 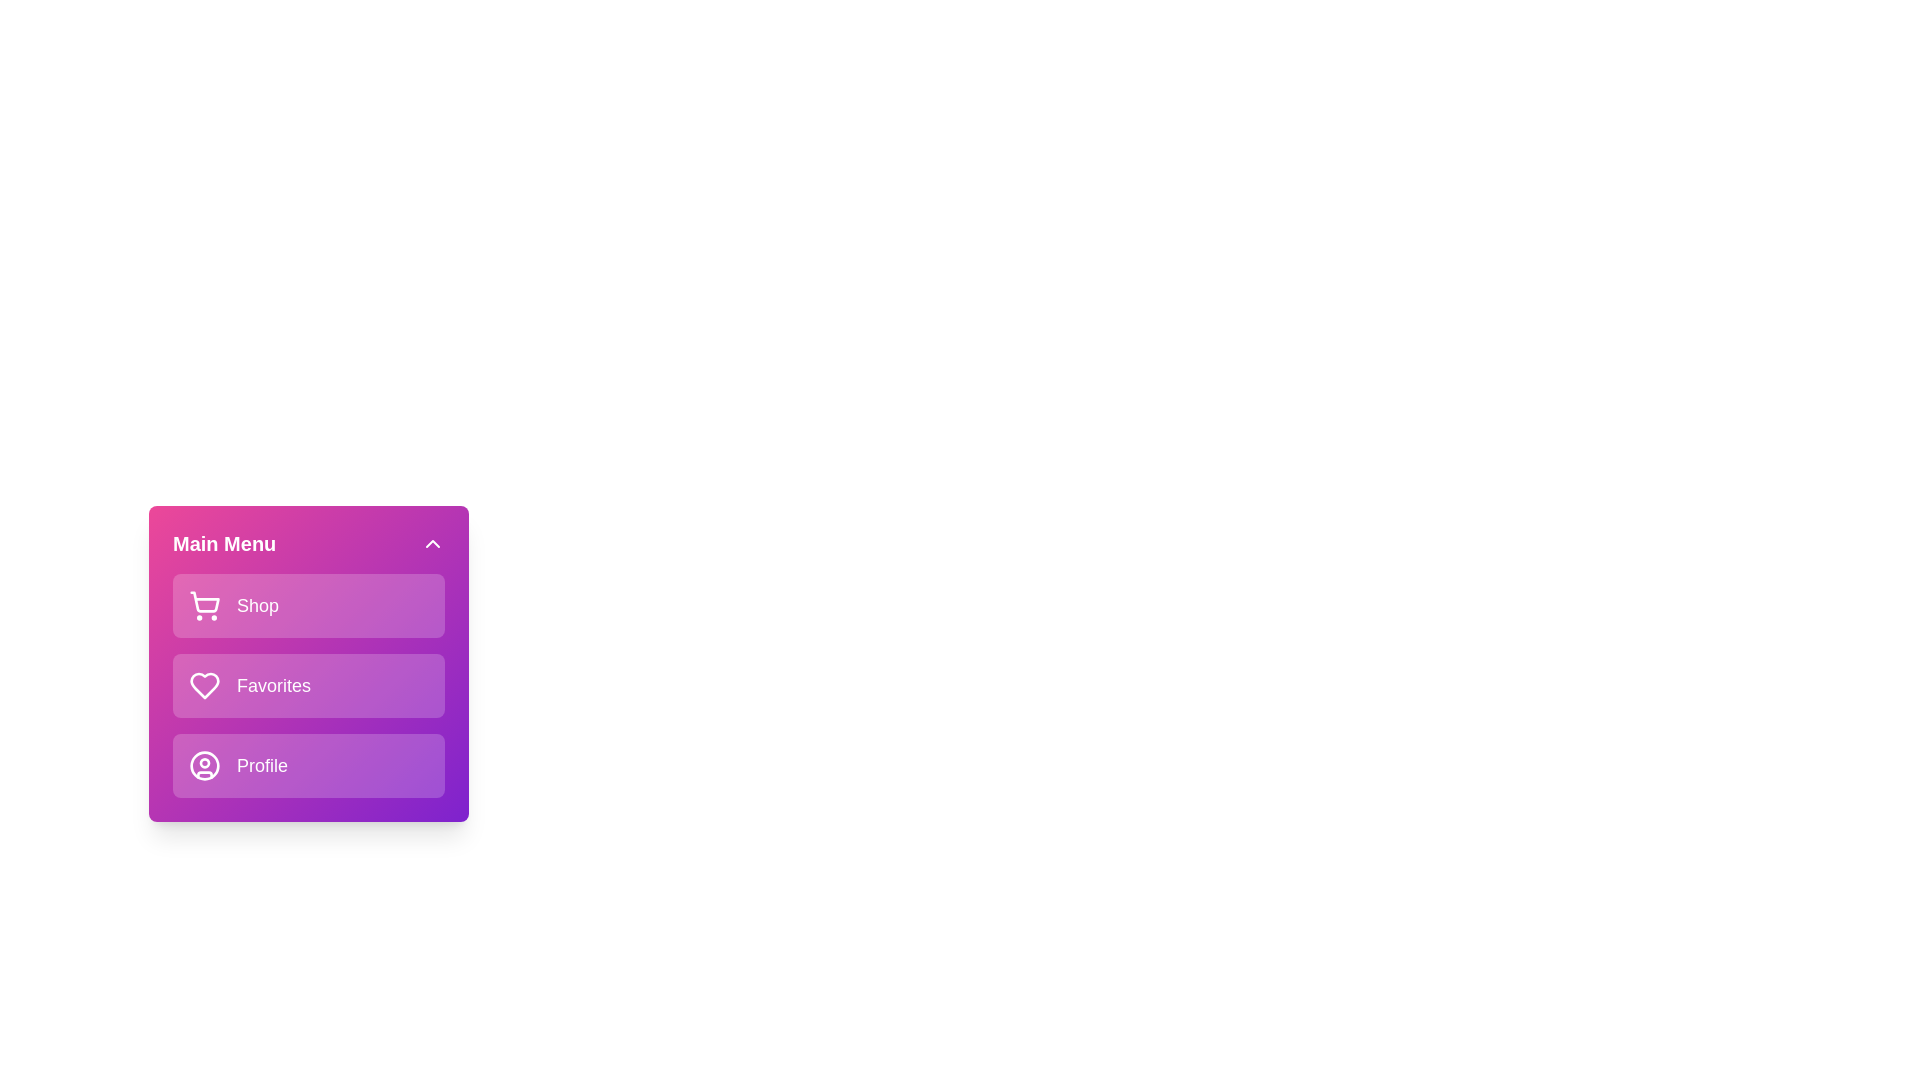 What do you see at coordinates (205, 685) in the screenshot?
I see `the menu item icon corresponding to Favorites` at bounding box center [205, 685].